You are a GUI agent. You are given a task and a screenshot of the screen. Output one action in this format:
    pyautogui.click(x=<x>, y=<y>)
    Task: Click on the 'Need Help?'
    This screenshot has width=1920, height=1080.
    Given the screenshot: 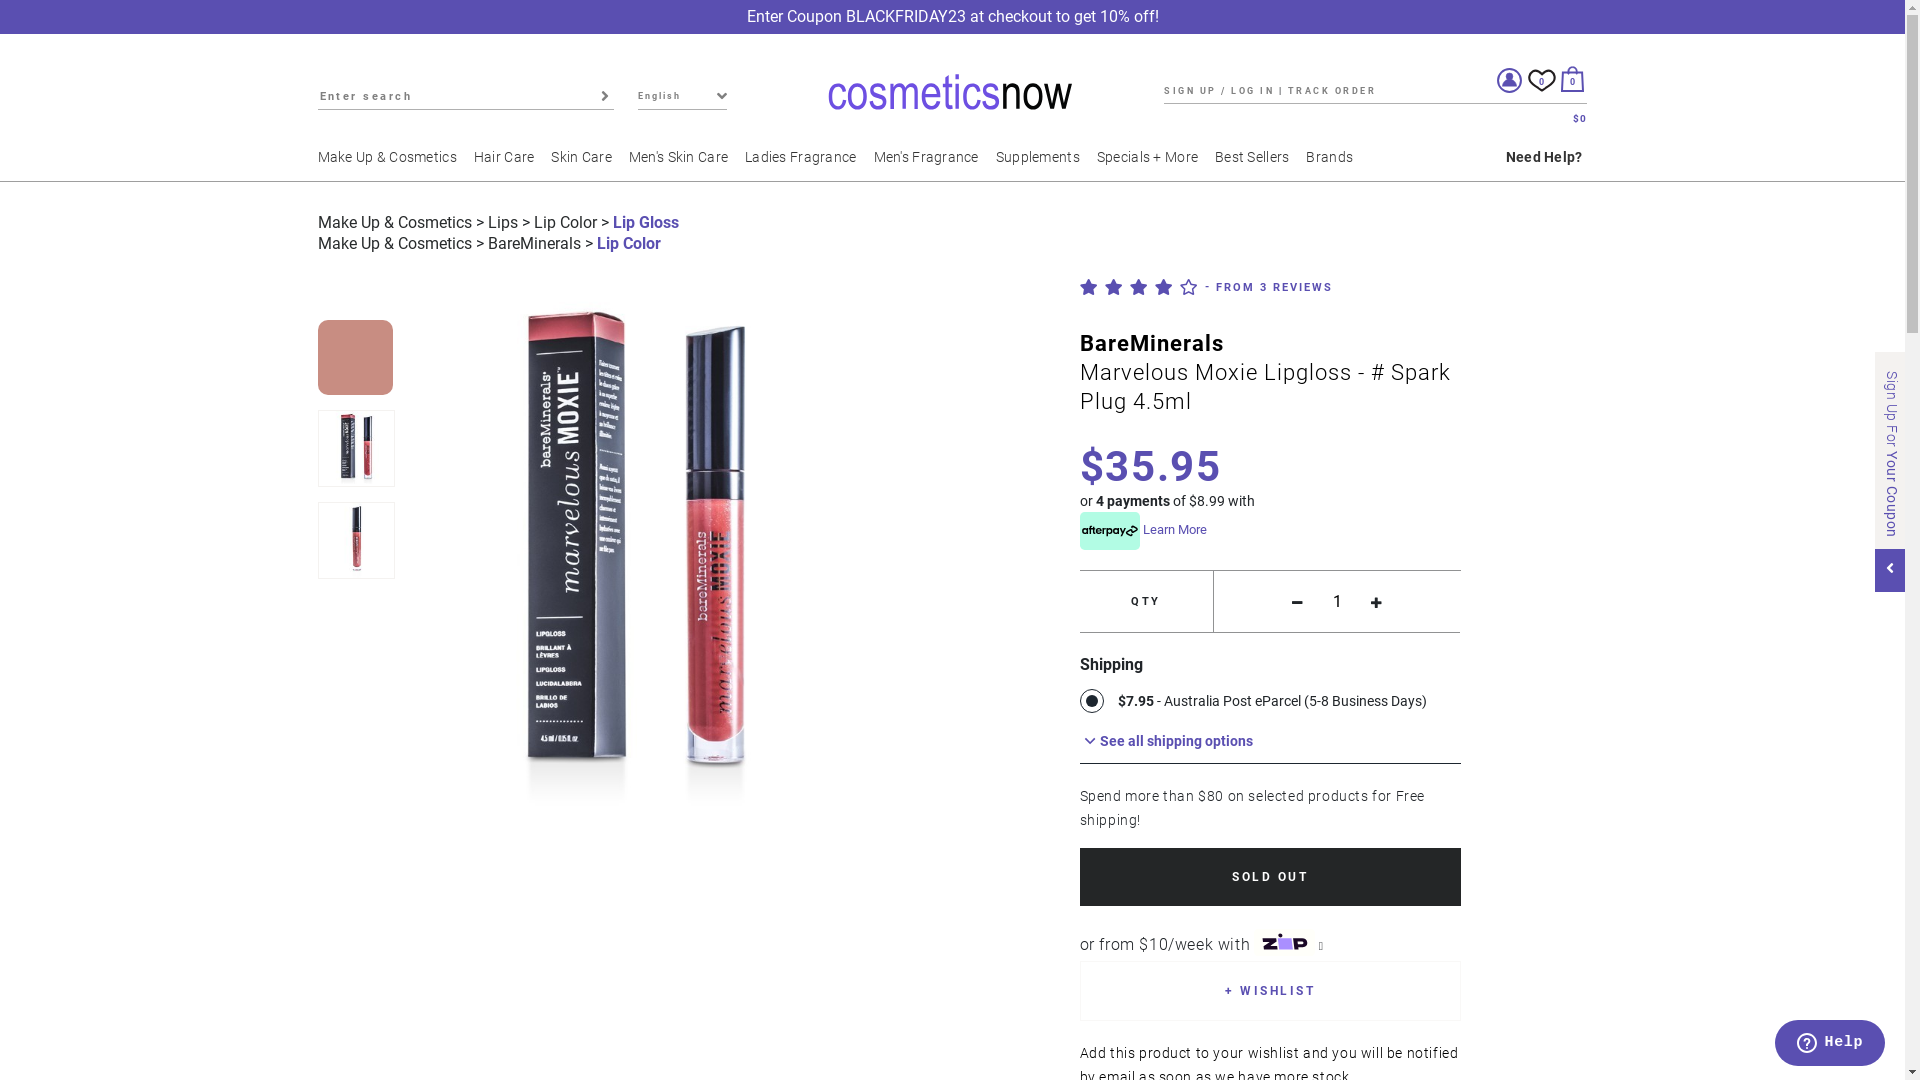 What is the action you would take?
    pyautogui.click(x=1543, y=164)
    